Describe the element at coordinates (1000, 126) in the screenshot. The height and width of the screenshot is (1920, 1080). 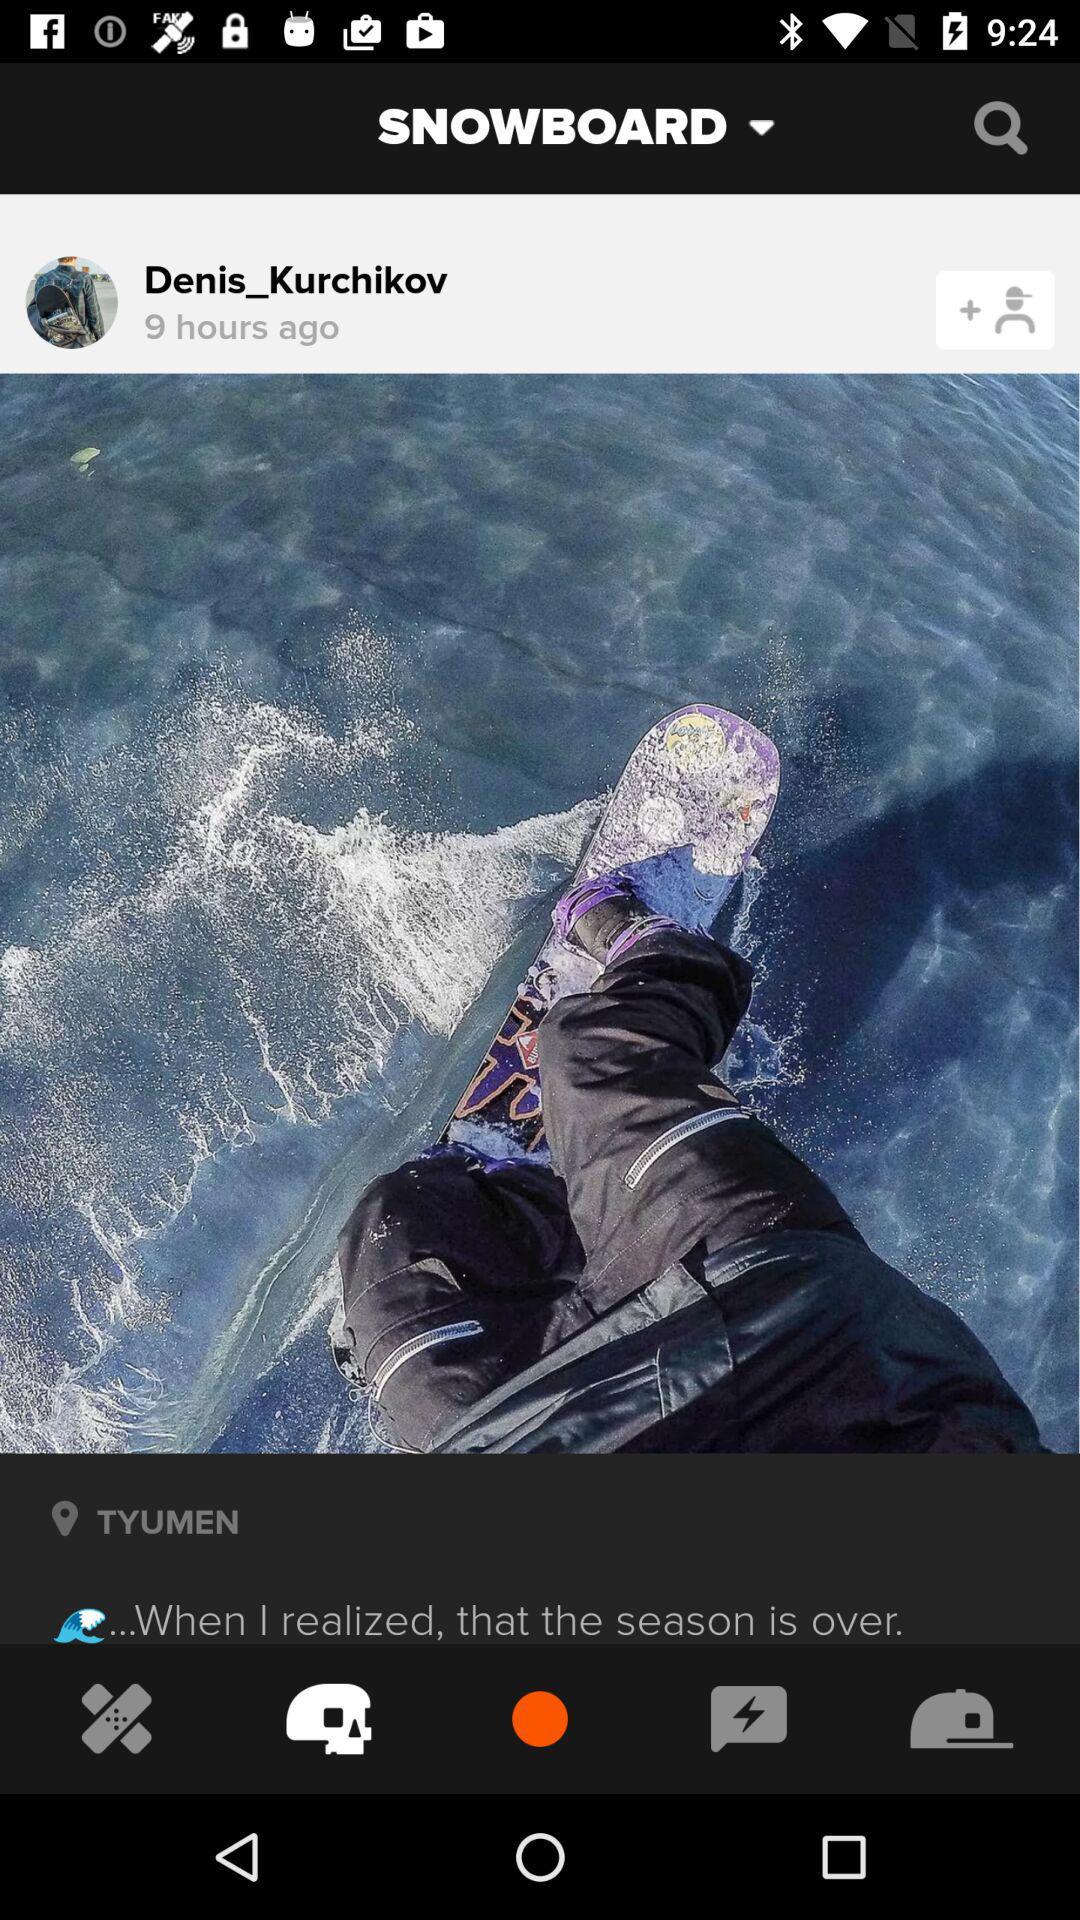
I see `the search icon` at that location.